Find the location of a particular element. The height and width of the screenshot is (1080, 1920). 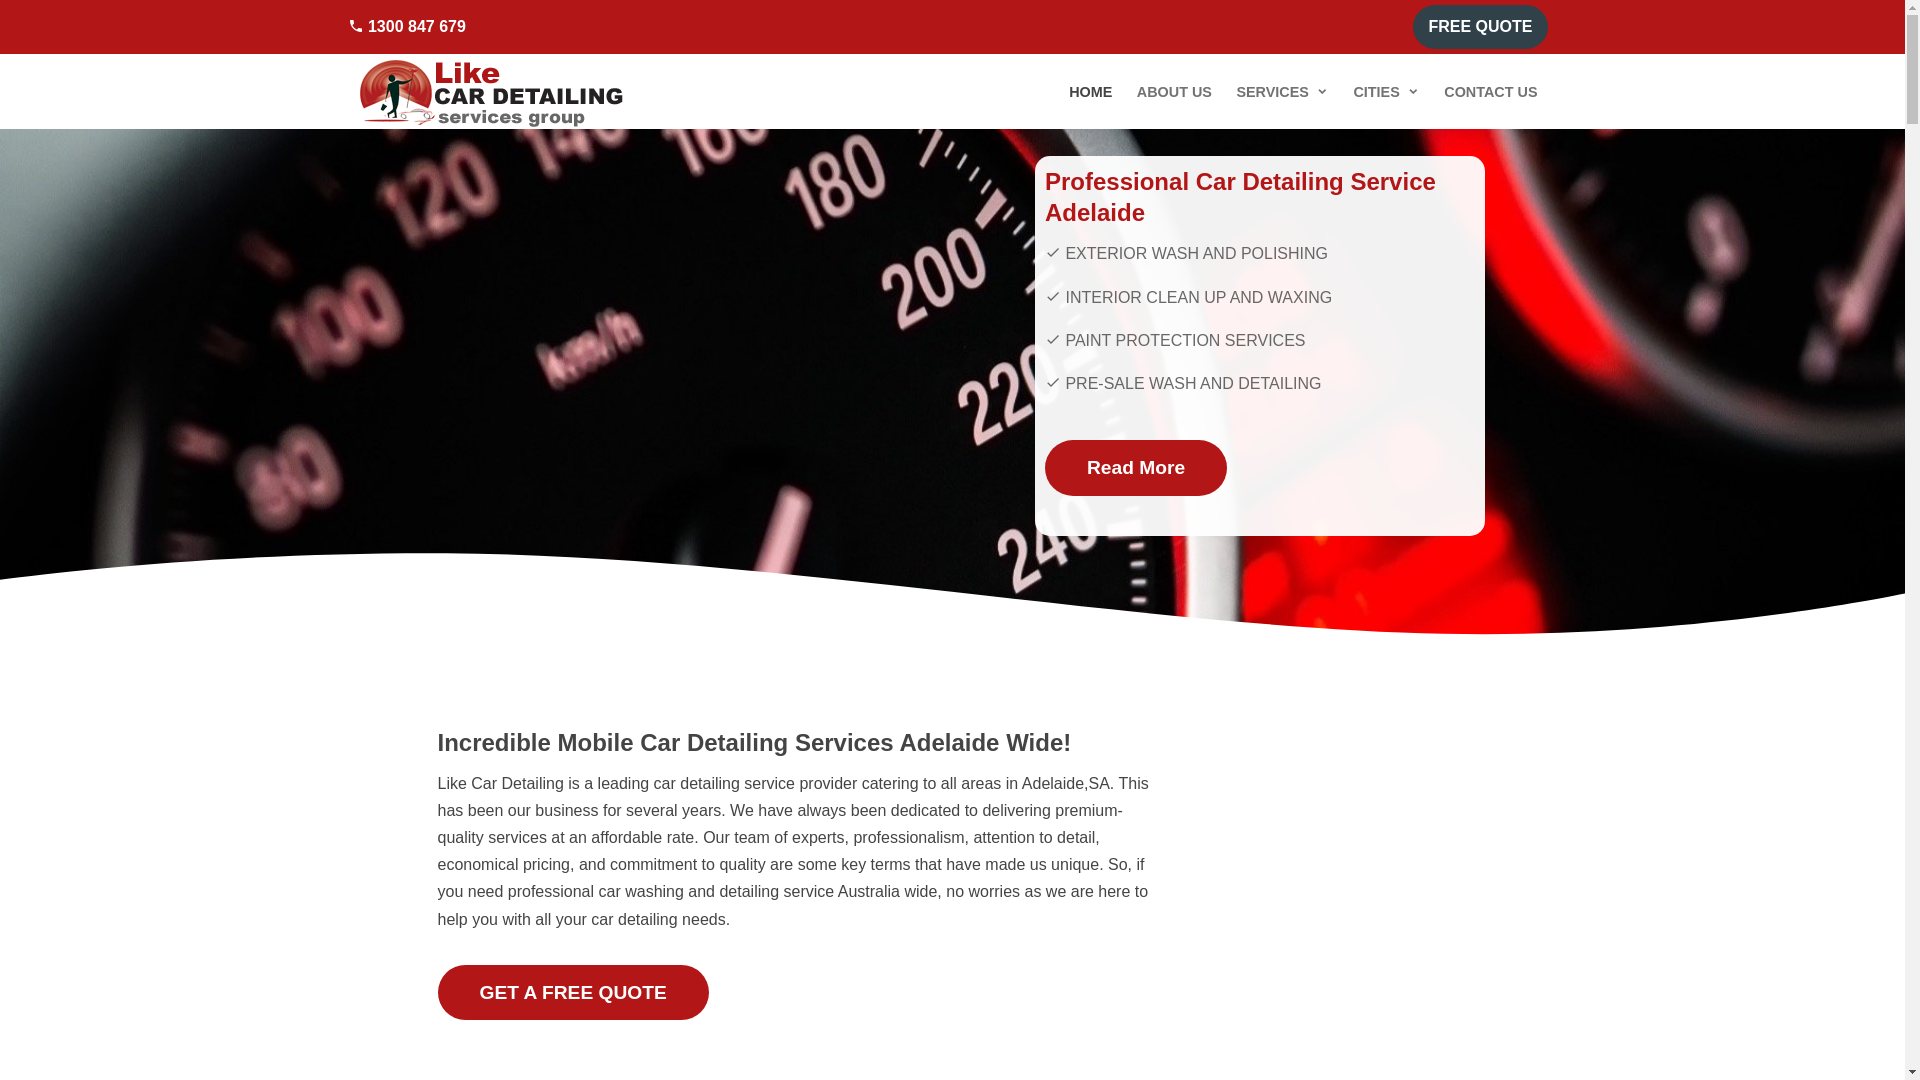

'Read More' is located at coordinates (1136, 467).